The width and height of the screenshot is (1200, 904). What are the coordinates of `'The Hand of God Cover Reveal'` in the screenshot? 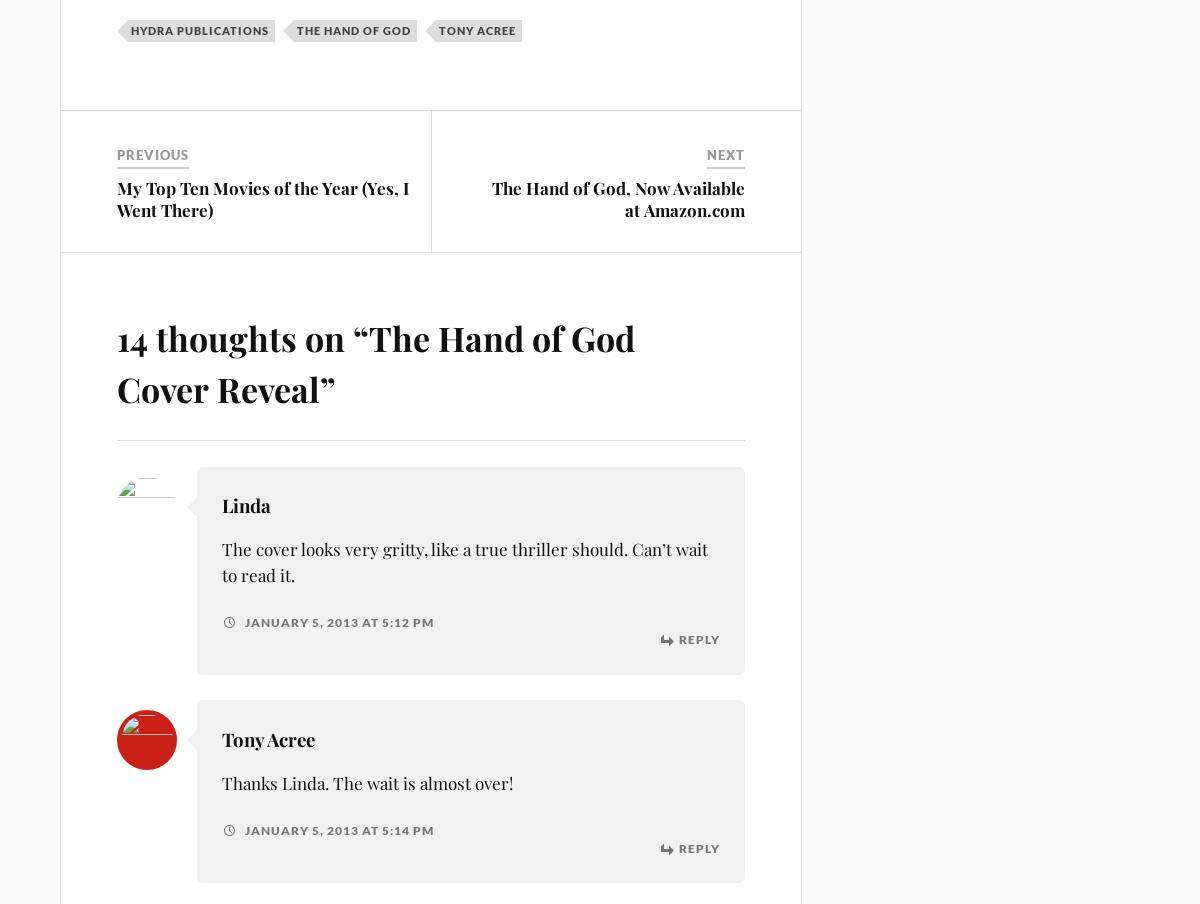 It's located at (375, 361).